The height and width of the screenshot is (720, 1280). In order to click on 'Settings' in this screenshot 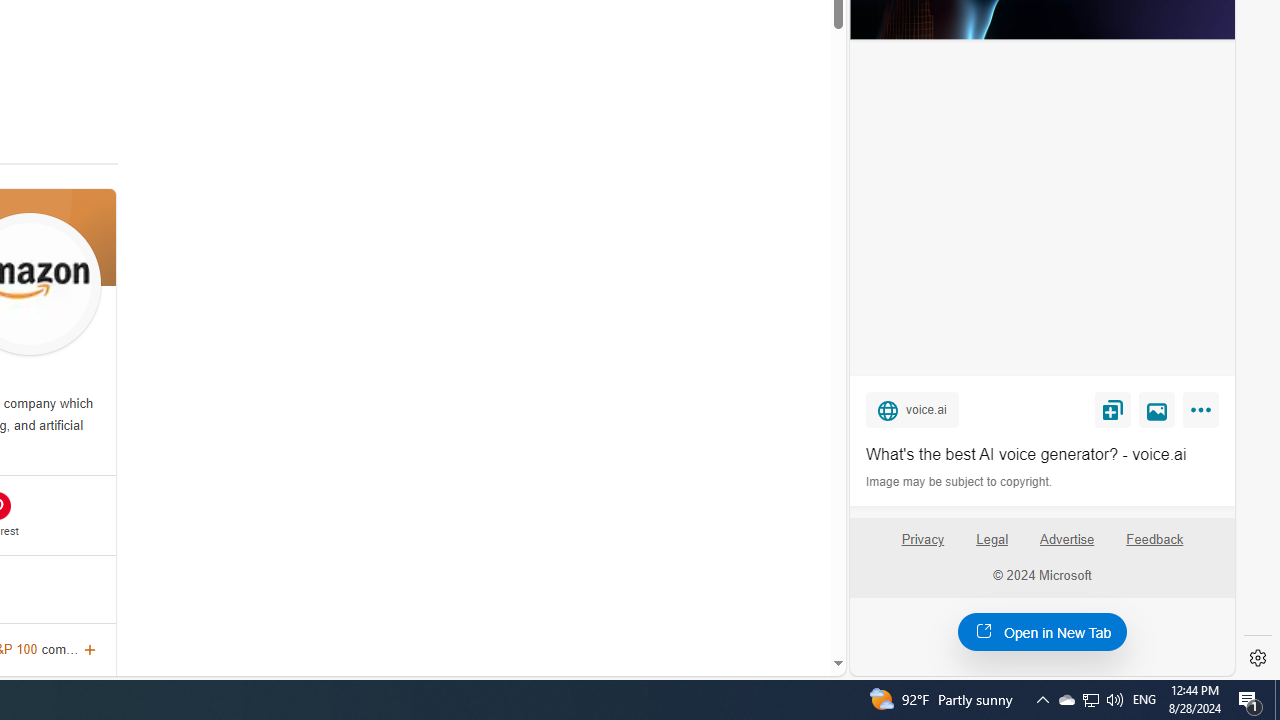, I will do `click(1257, 658)`.